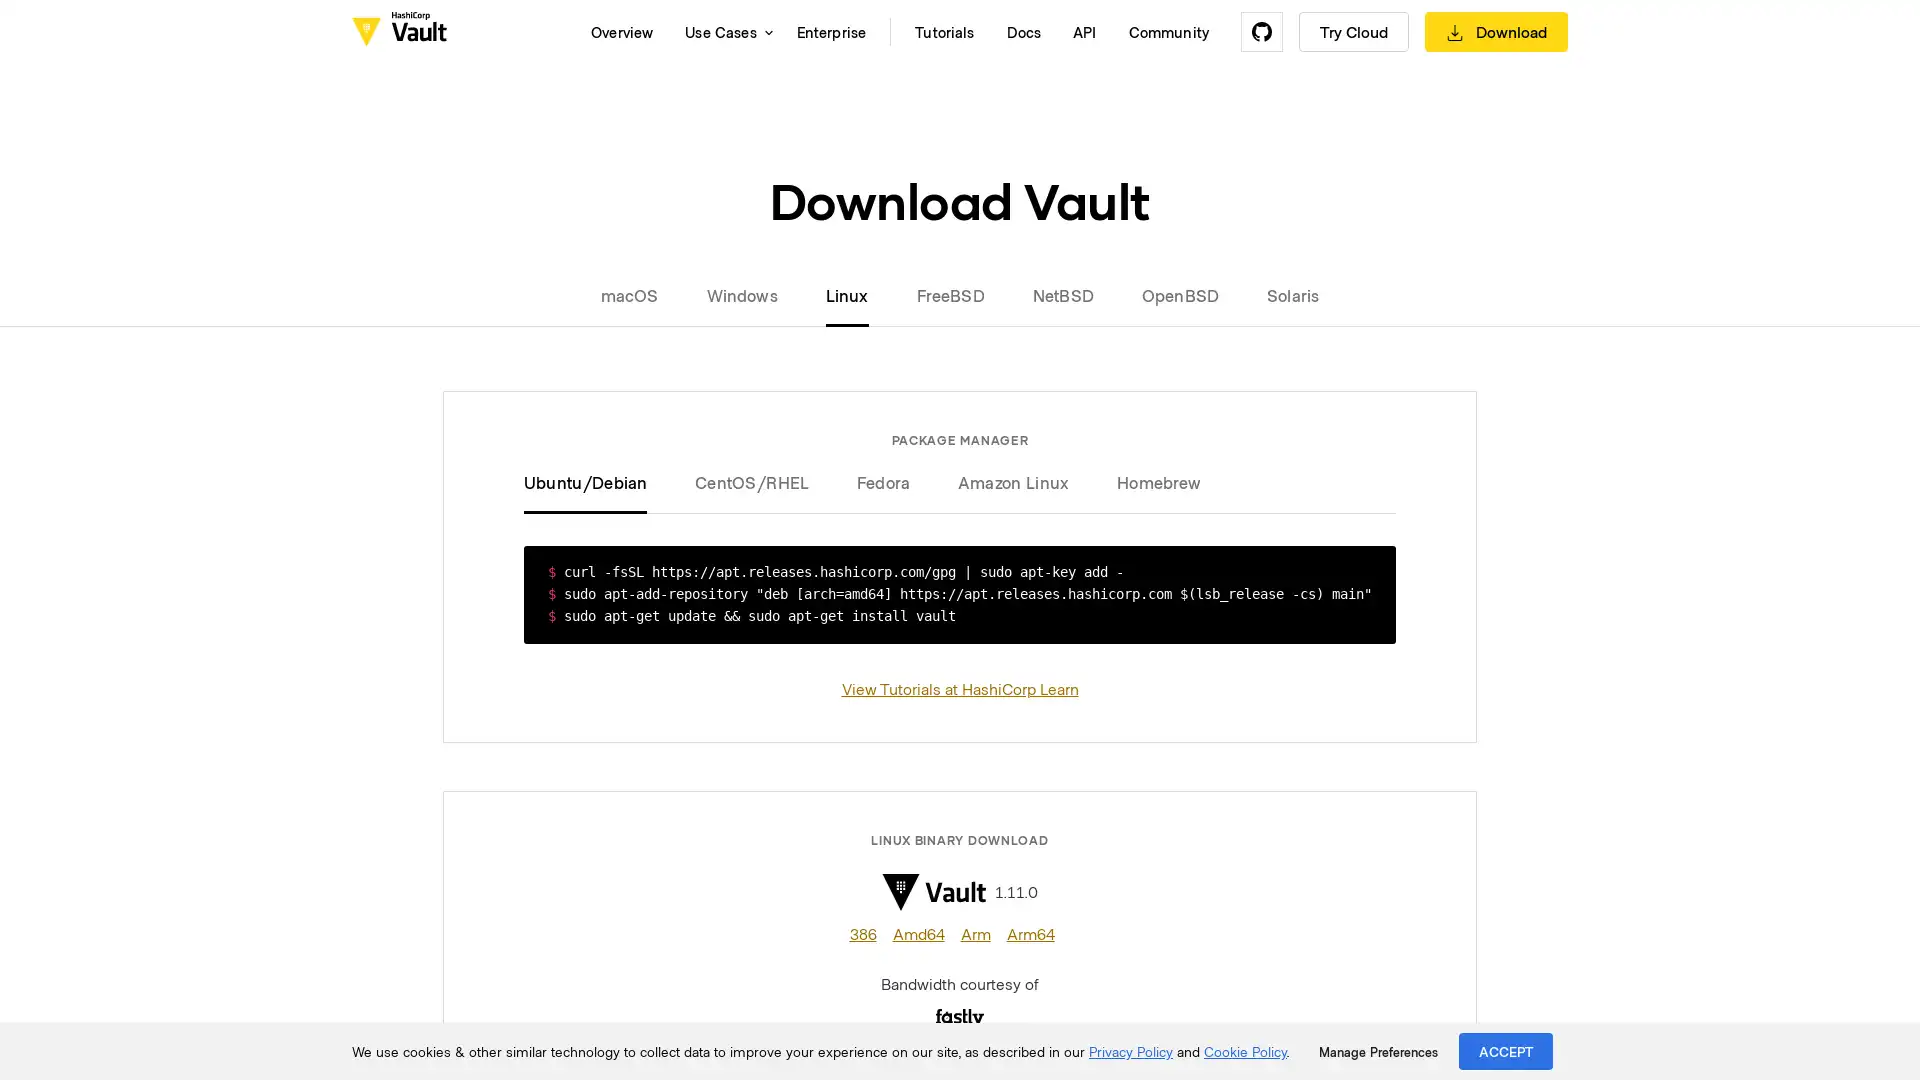  Describe the element at coordinates (1061, 294) in the screenshot. I see `NetBSD` at that location.